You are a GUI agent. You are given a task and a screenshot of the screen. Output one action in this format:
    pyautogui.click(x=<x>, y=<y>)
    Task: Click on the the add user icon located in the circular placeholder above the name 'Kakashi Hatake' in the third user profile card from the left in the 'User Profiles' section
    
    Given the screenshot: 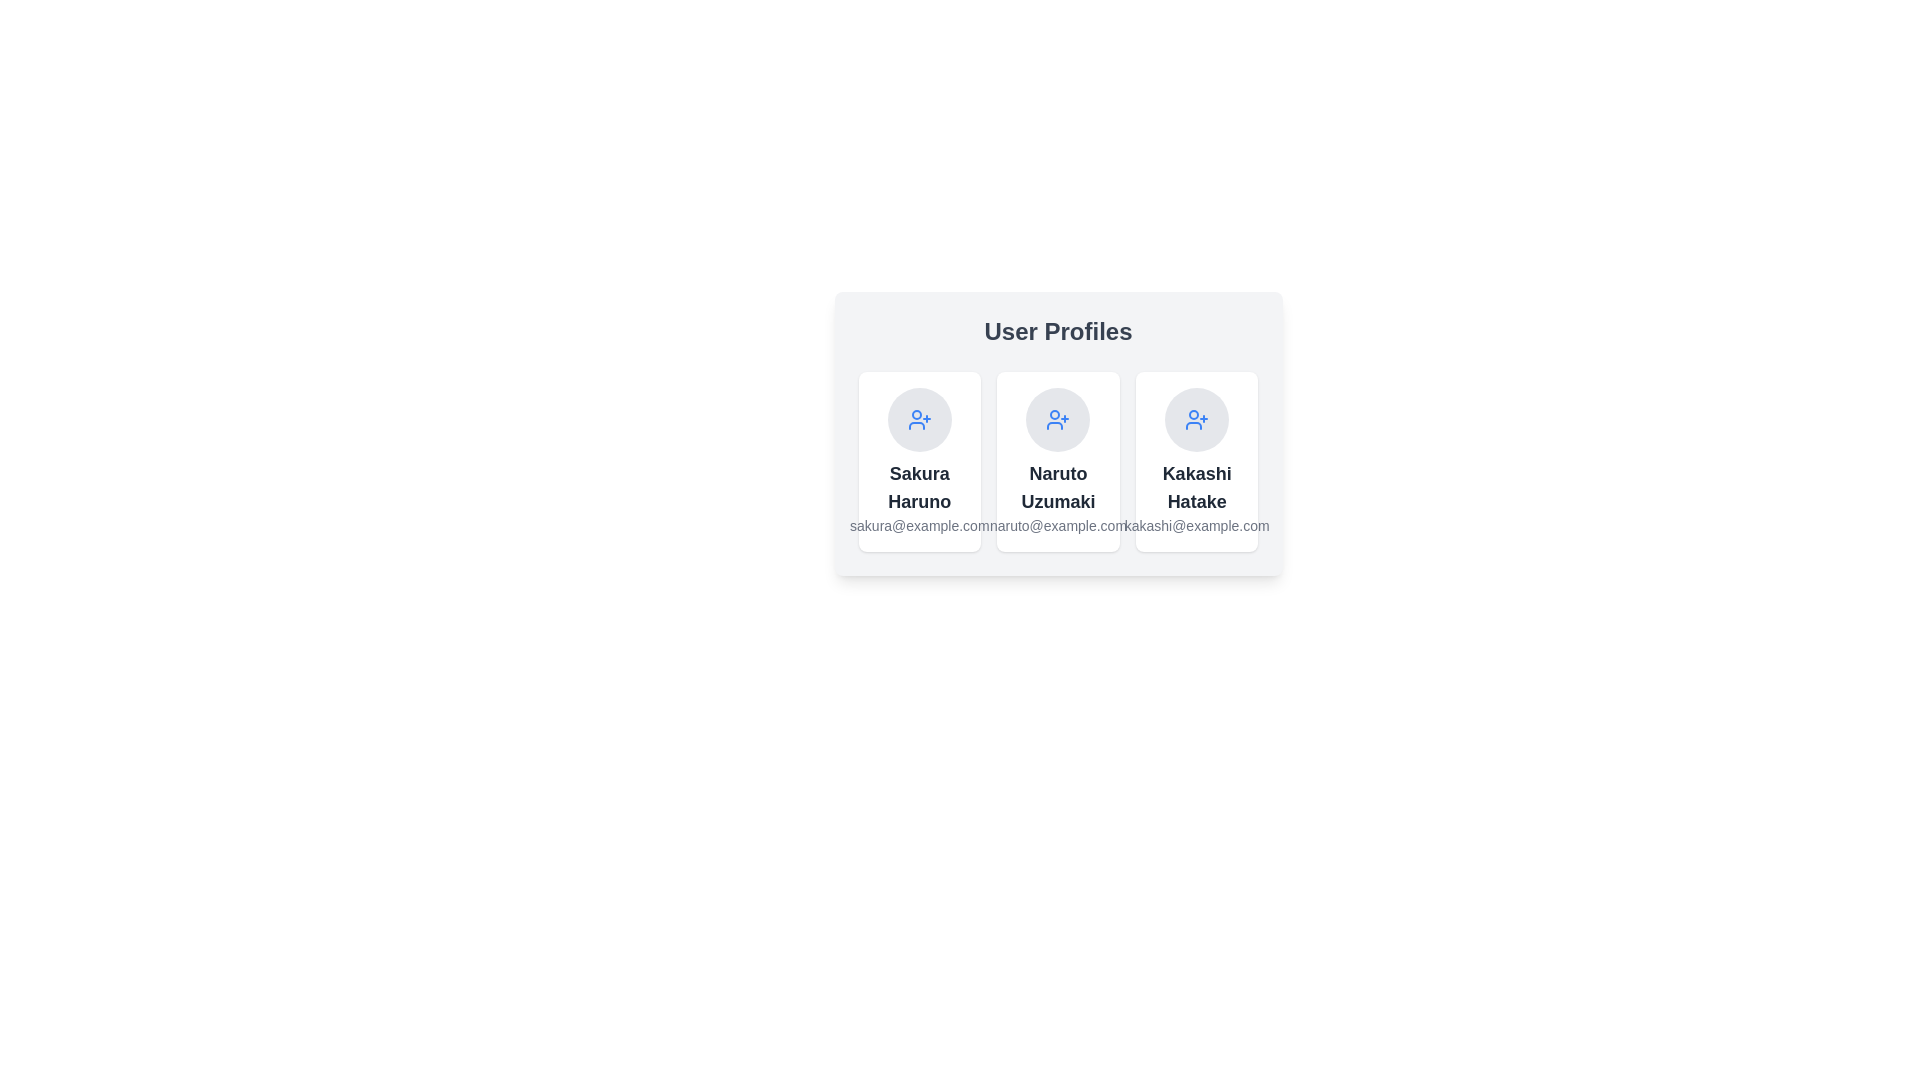 What is the action you would take?
    pyautogui.click(x=1197, y=419)
    